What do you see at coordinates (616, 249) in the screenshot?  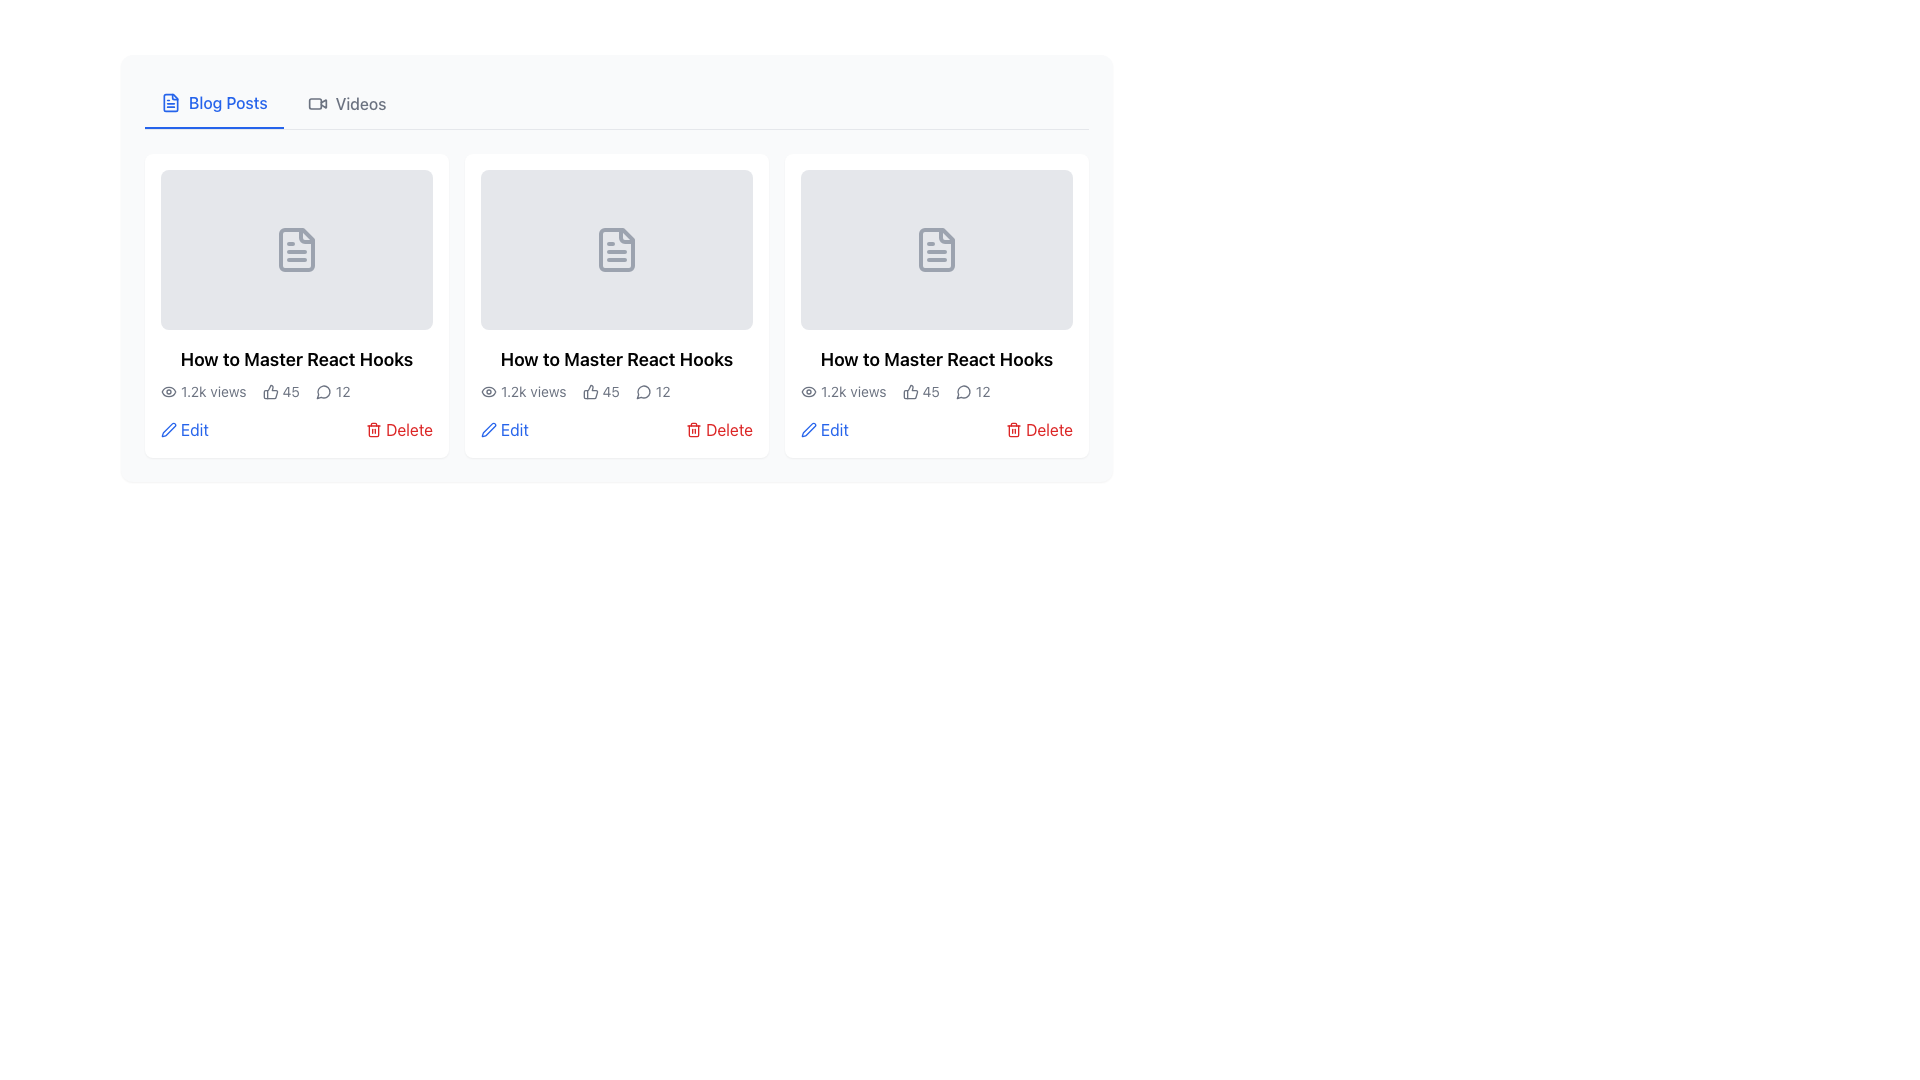 I see `the document icon located within the second card of a row of three cards, which visually represents a document or text file` at bounding box center [616, 249].